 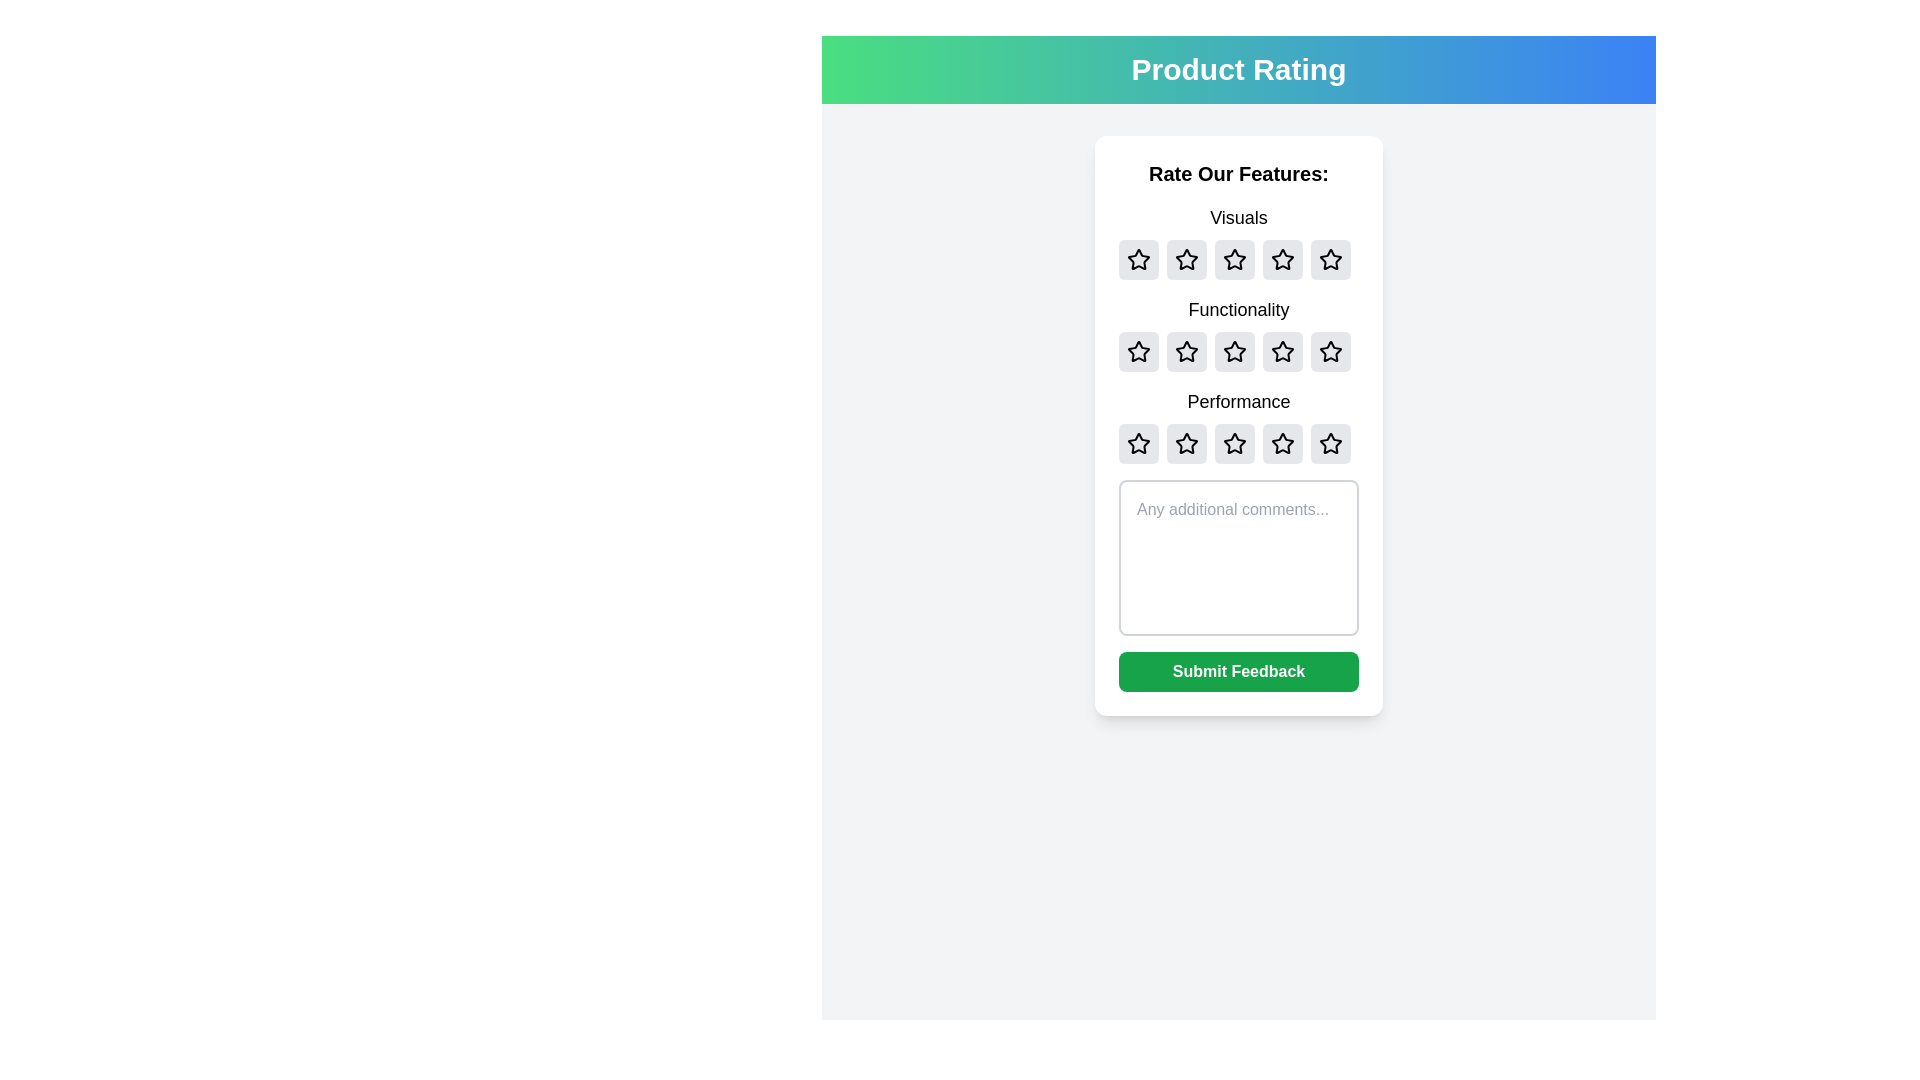 What do you see at coordinates (1330, 258) in the screenshot?
I see `the fifth star rating button with a gray background and the number '5'` at bounding box center [1330, 258].